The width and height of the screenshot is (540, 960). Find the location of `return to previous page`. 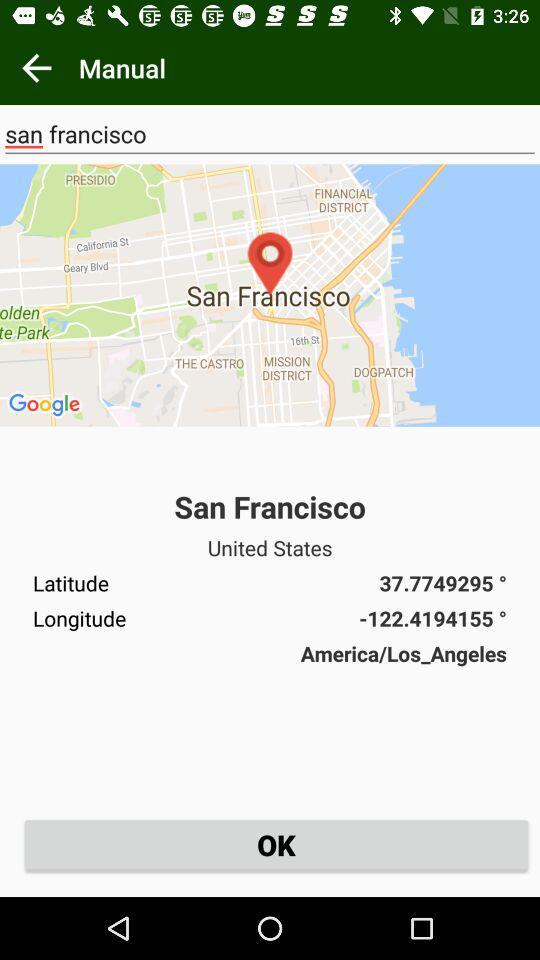

return to previous page is located at coordinates (36, 68).